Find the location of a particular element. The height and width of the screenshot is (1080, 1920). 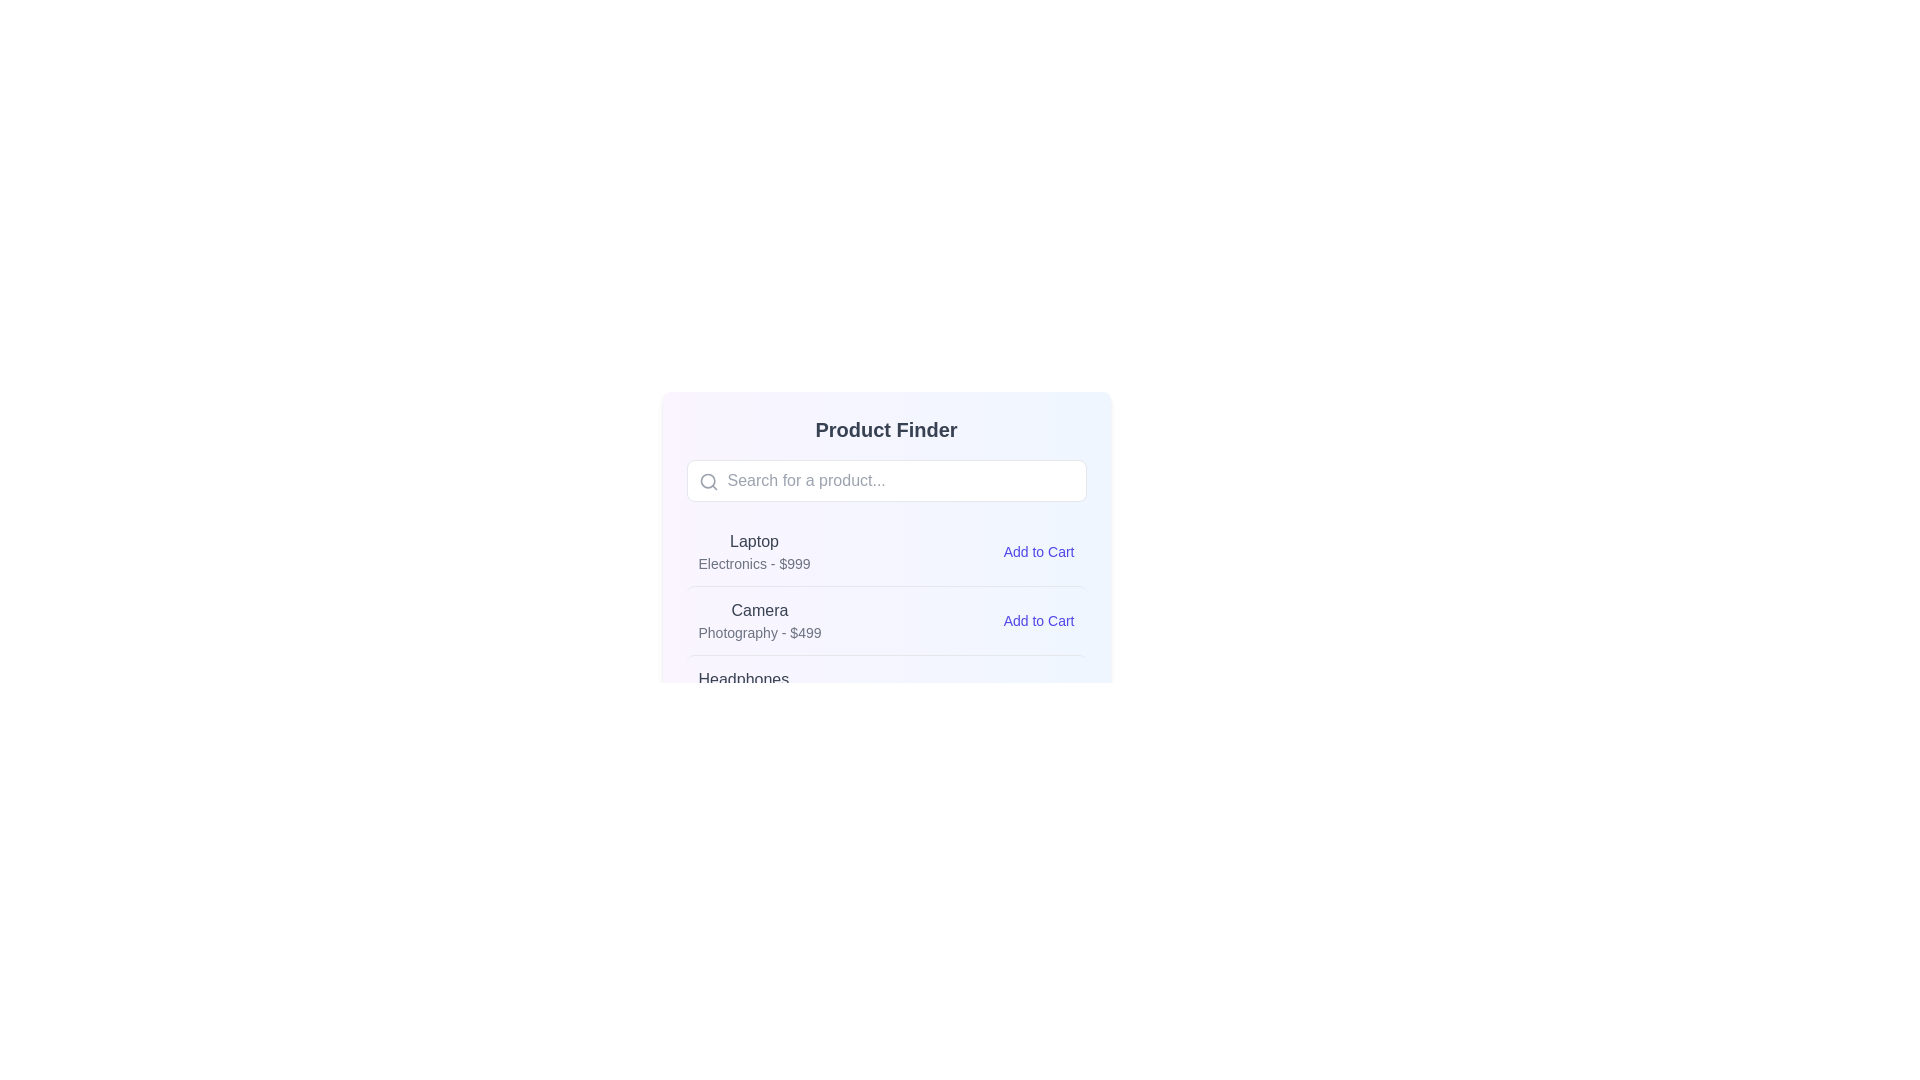

the static text element displaying 'Photography - $499', which is located directly below the 'Camera' heading in the product list is located at coordinates (758, 632).